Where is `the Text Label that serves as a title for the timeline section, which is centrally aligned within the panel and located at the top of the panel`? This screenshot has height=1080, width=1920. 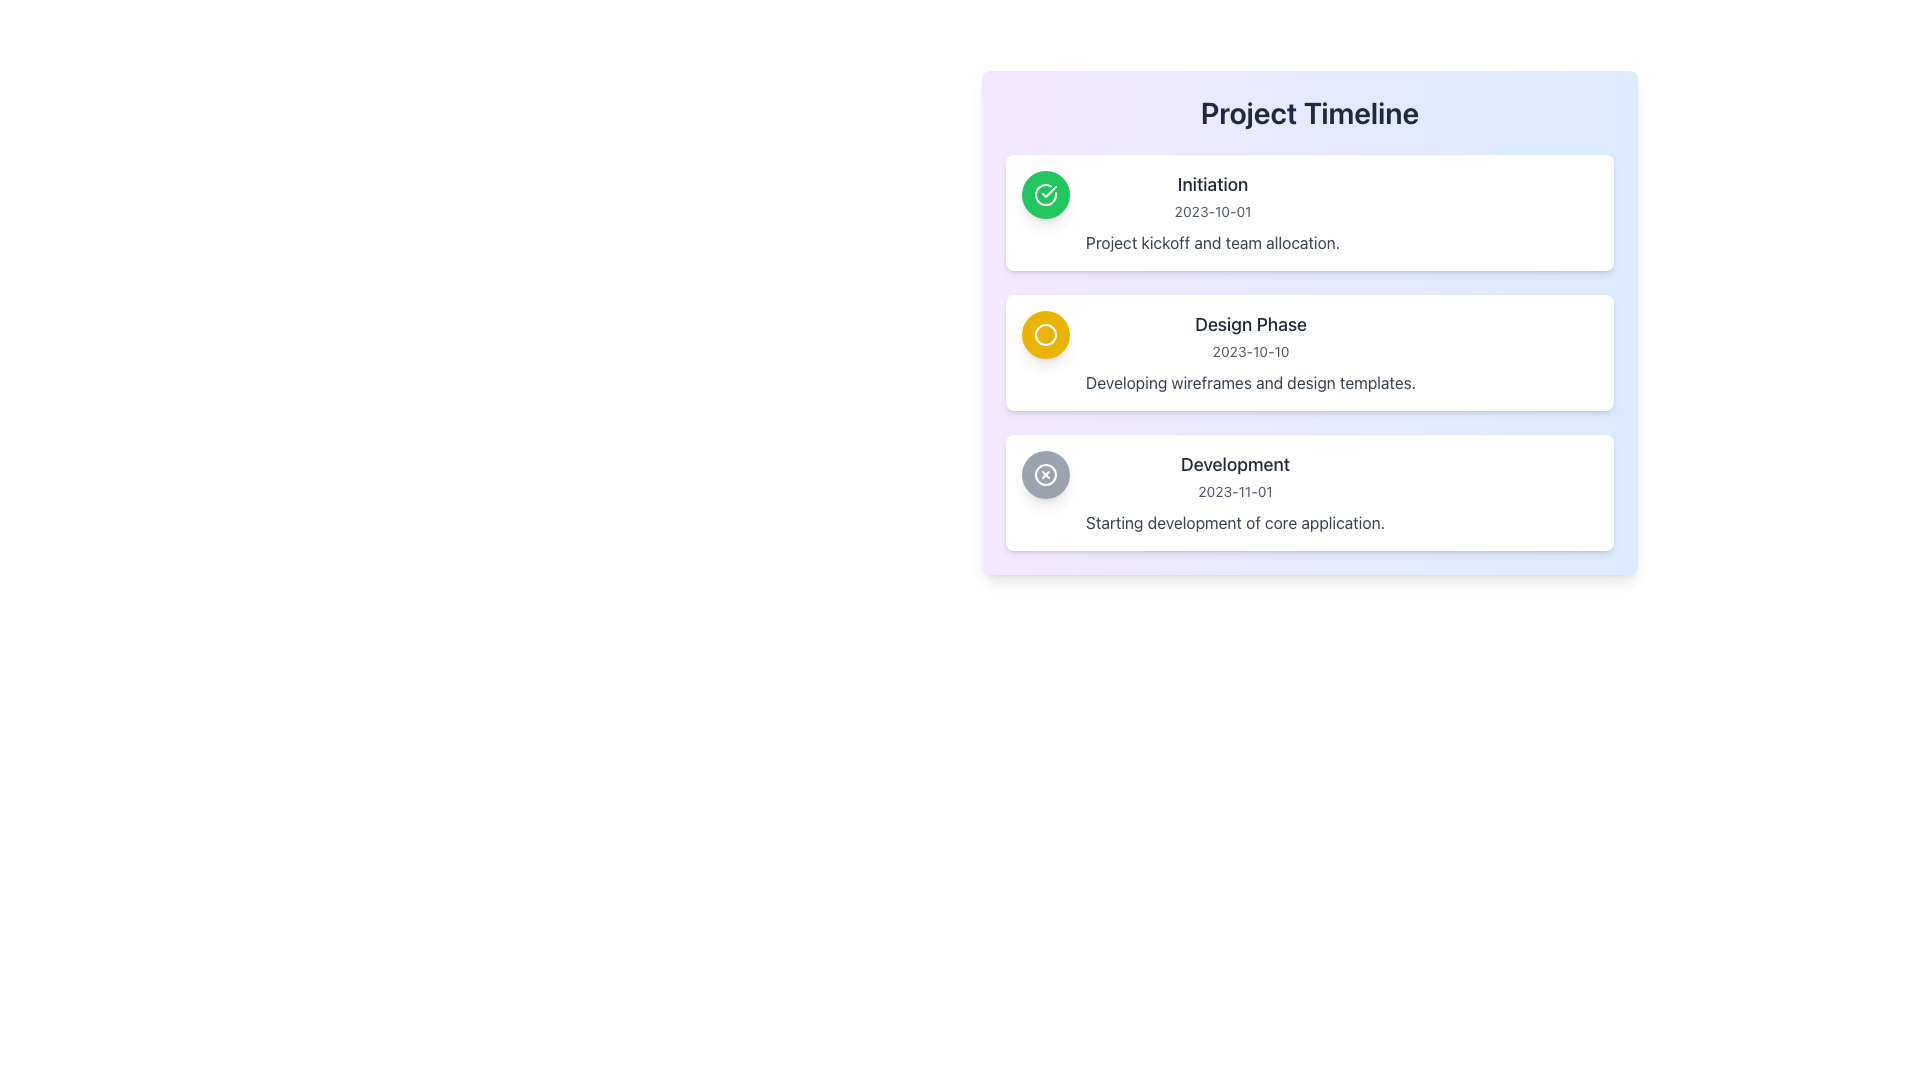
the Text Label that serves as a title for the timeline section, which is centrally aligned within the panel and located at the top of the panel is located at coordinates (1310, 112).